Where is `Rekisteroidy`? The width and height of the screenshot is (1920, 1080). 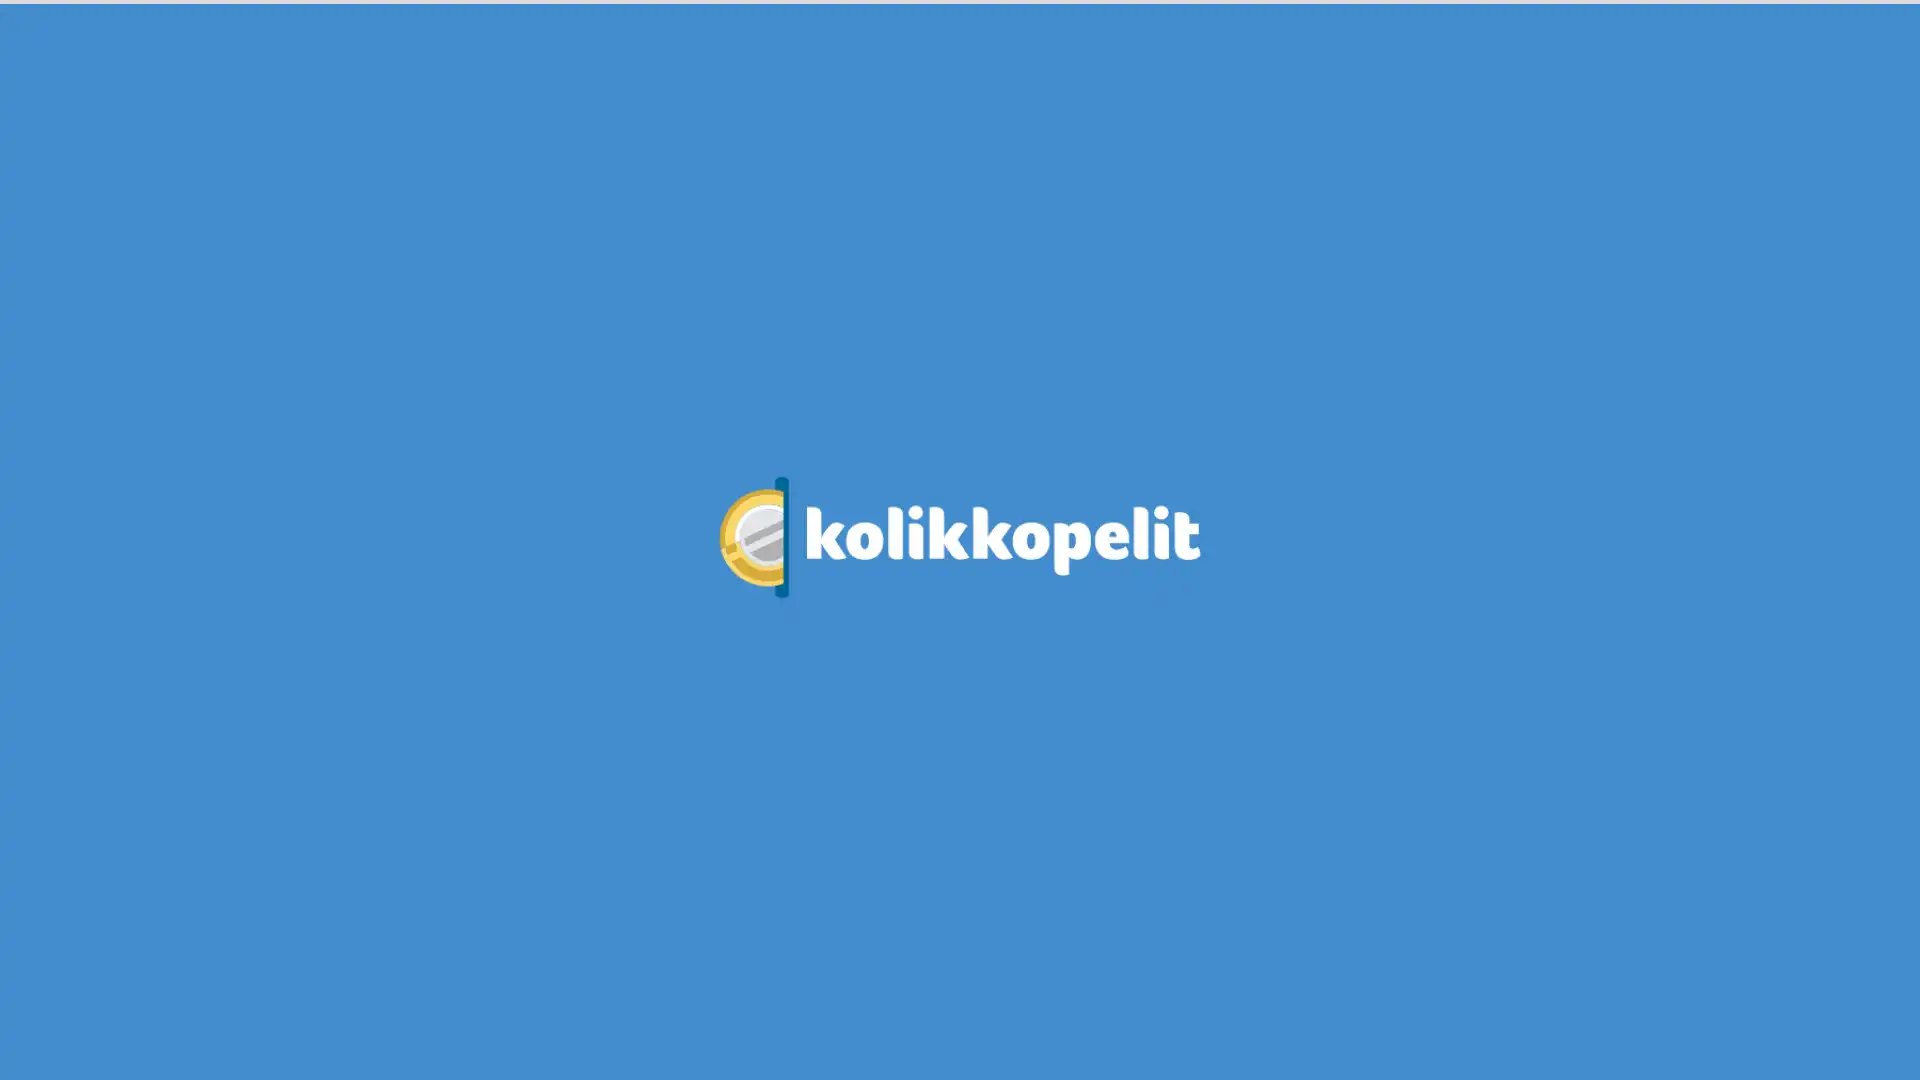
Rekisteroidy is located at coordinates (1683, 63).